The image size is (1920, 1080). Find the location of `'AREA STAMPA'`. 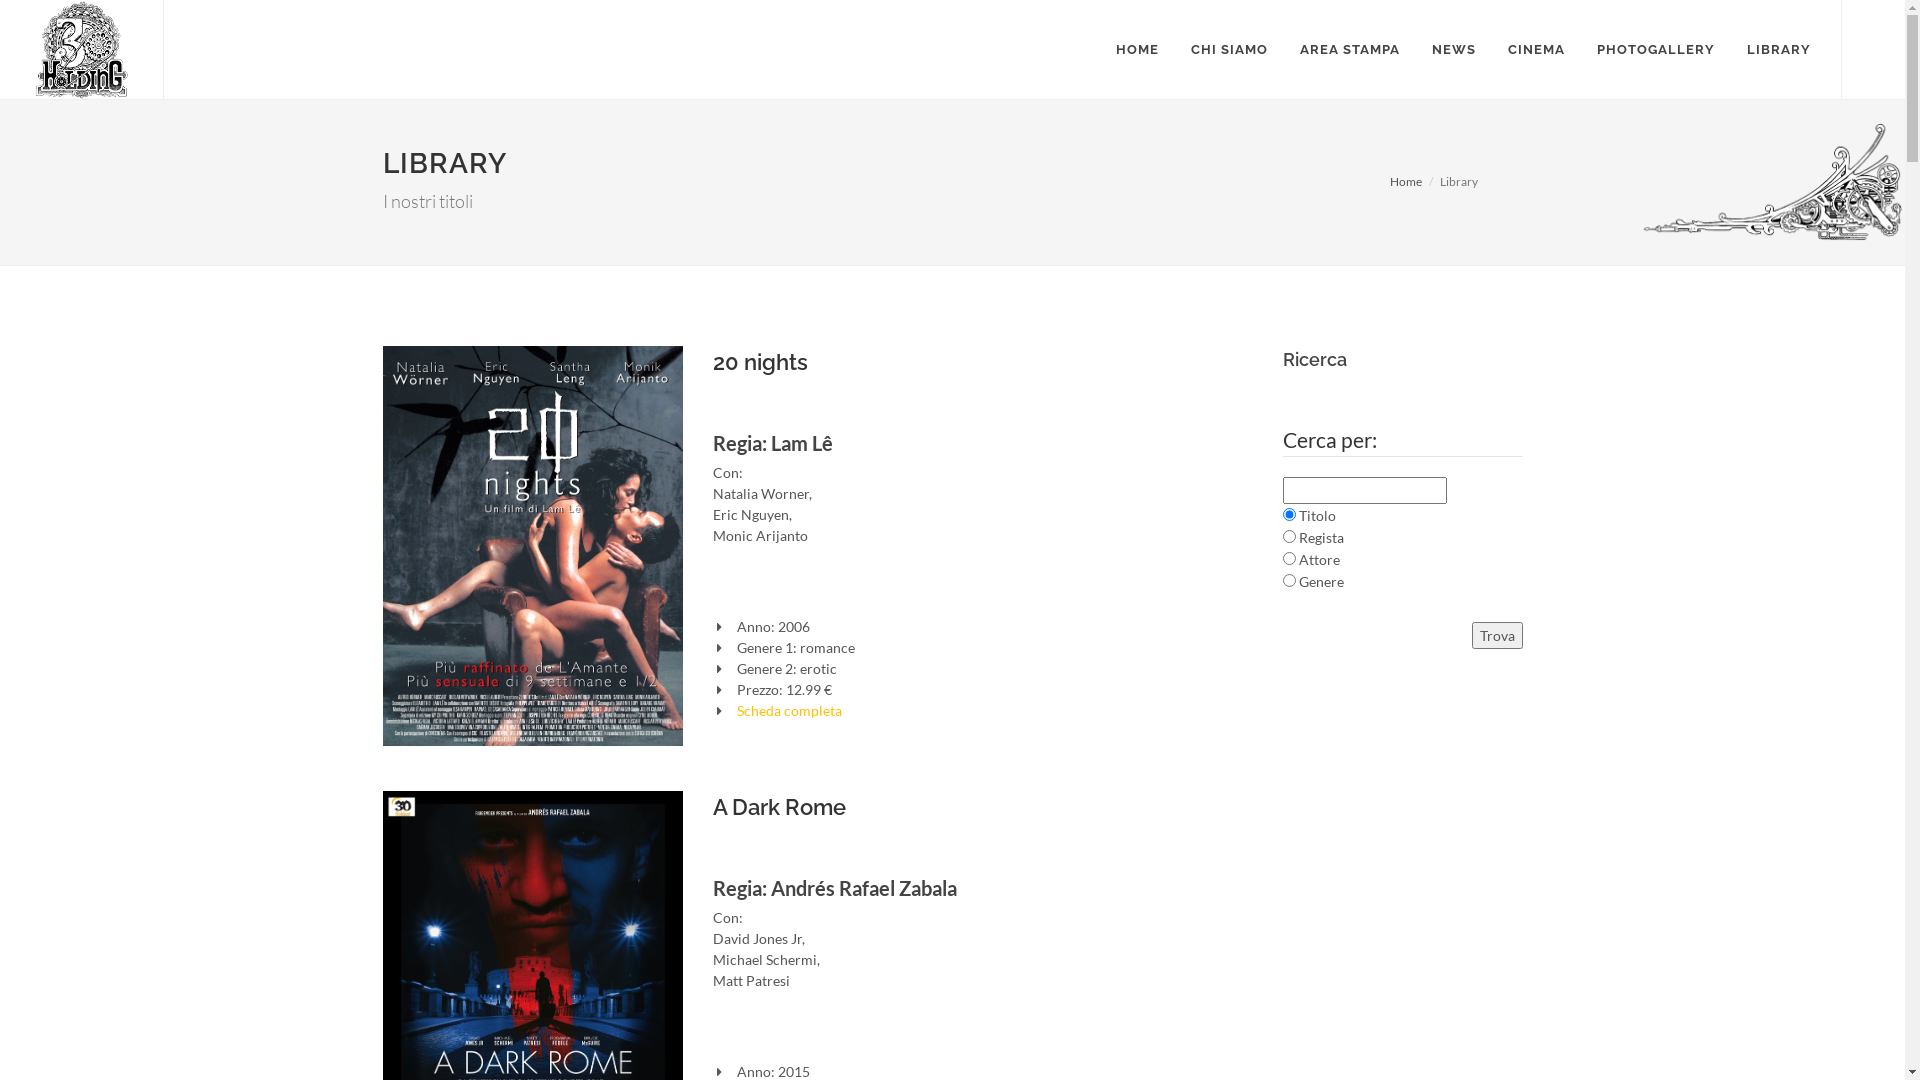

'AREA STAMPA' is located at coordinates (1349, 49).